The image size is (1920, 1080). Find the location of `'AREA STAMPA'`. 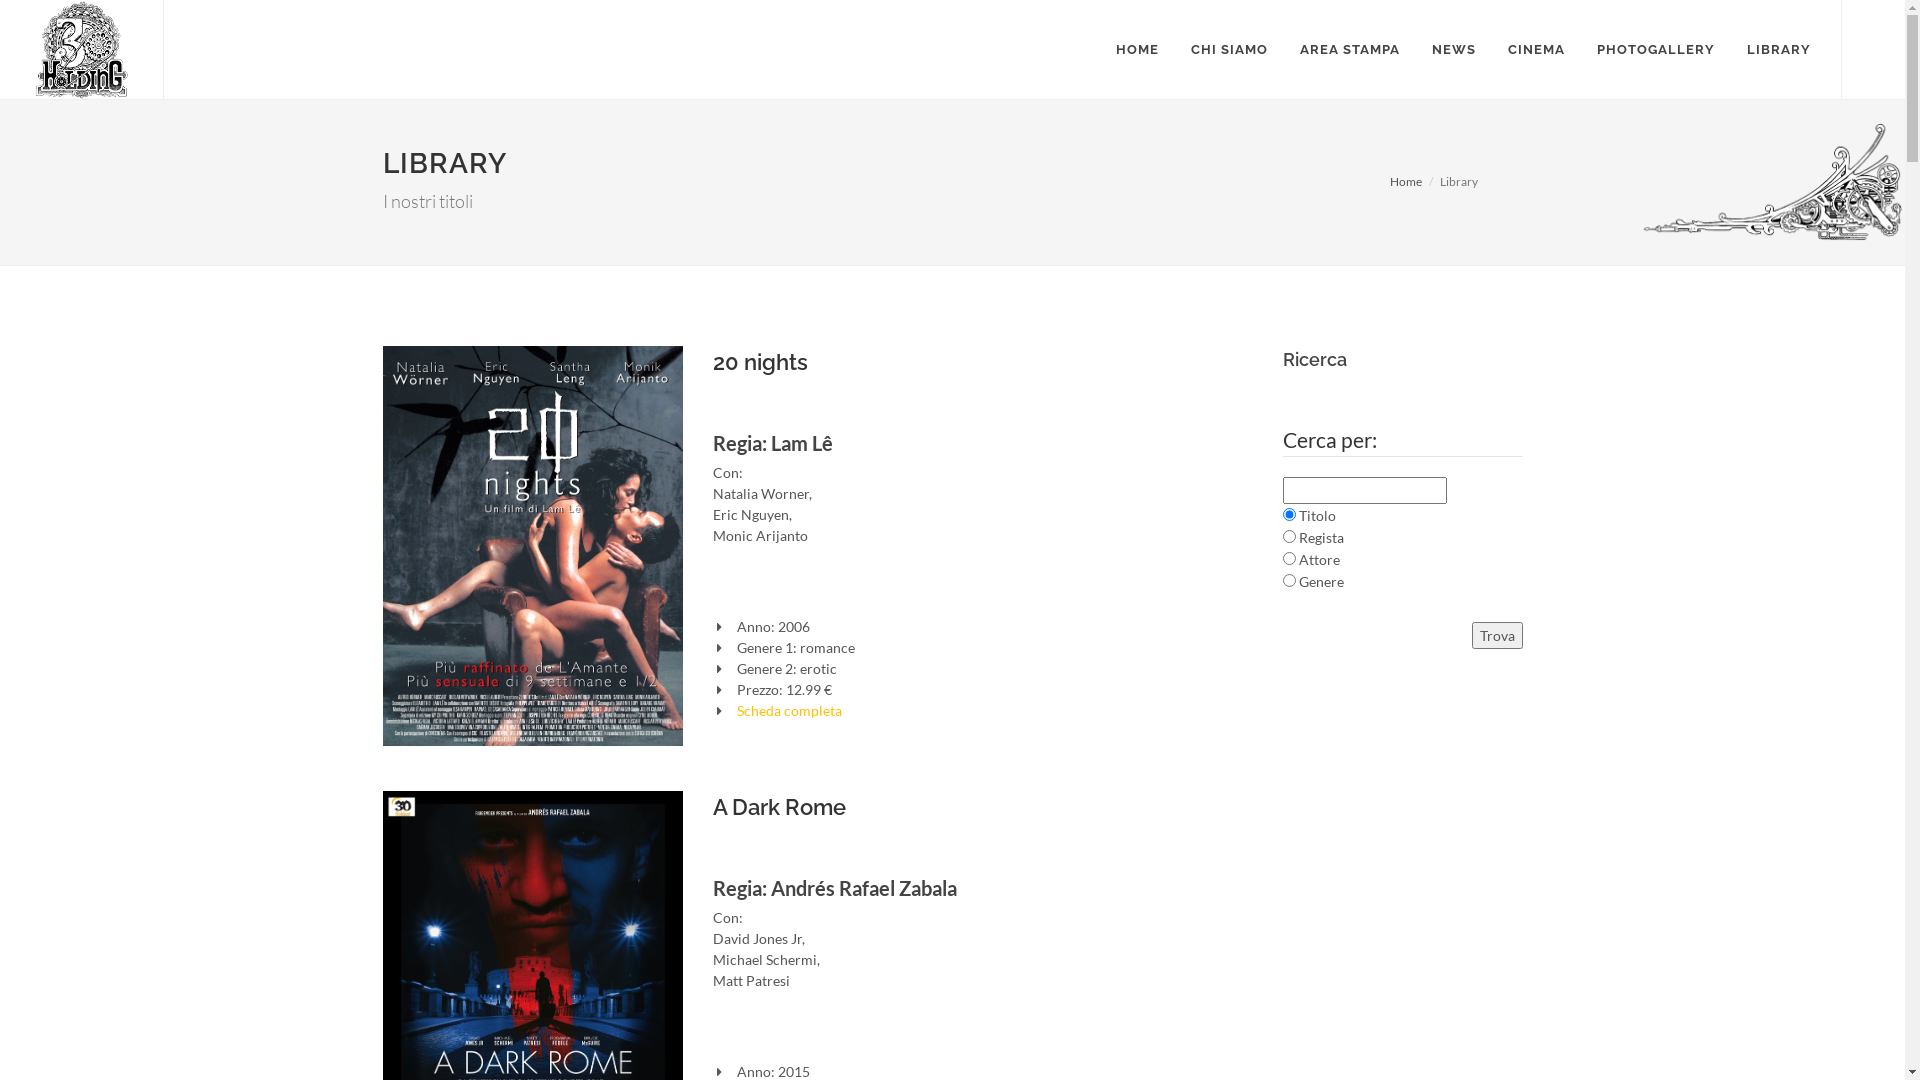

'AREA STAMPA' is located at coordinates (1349, 49).